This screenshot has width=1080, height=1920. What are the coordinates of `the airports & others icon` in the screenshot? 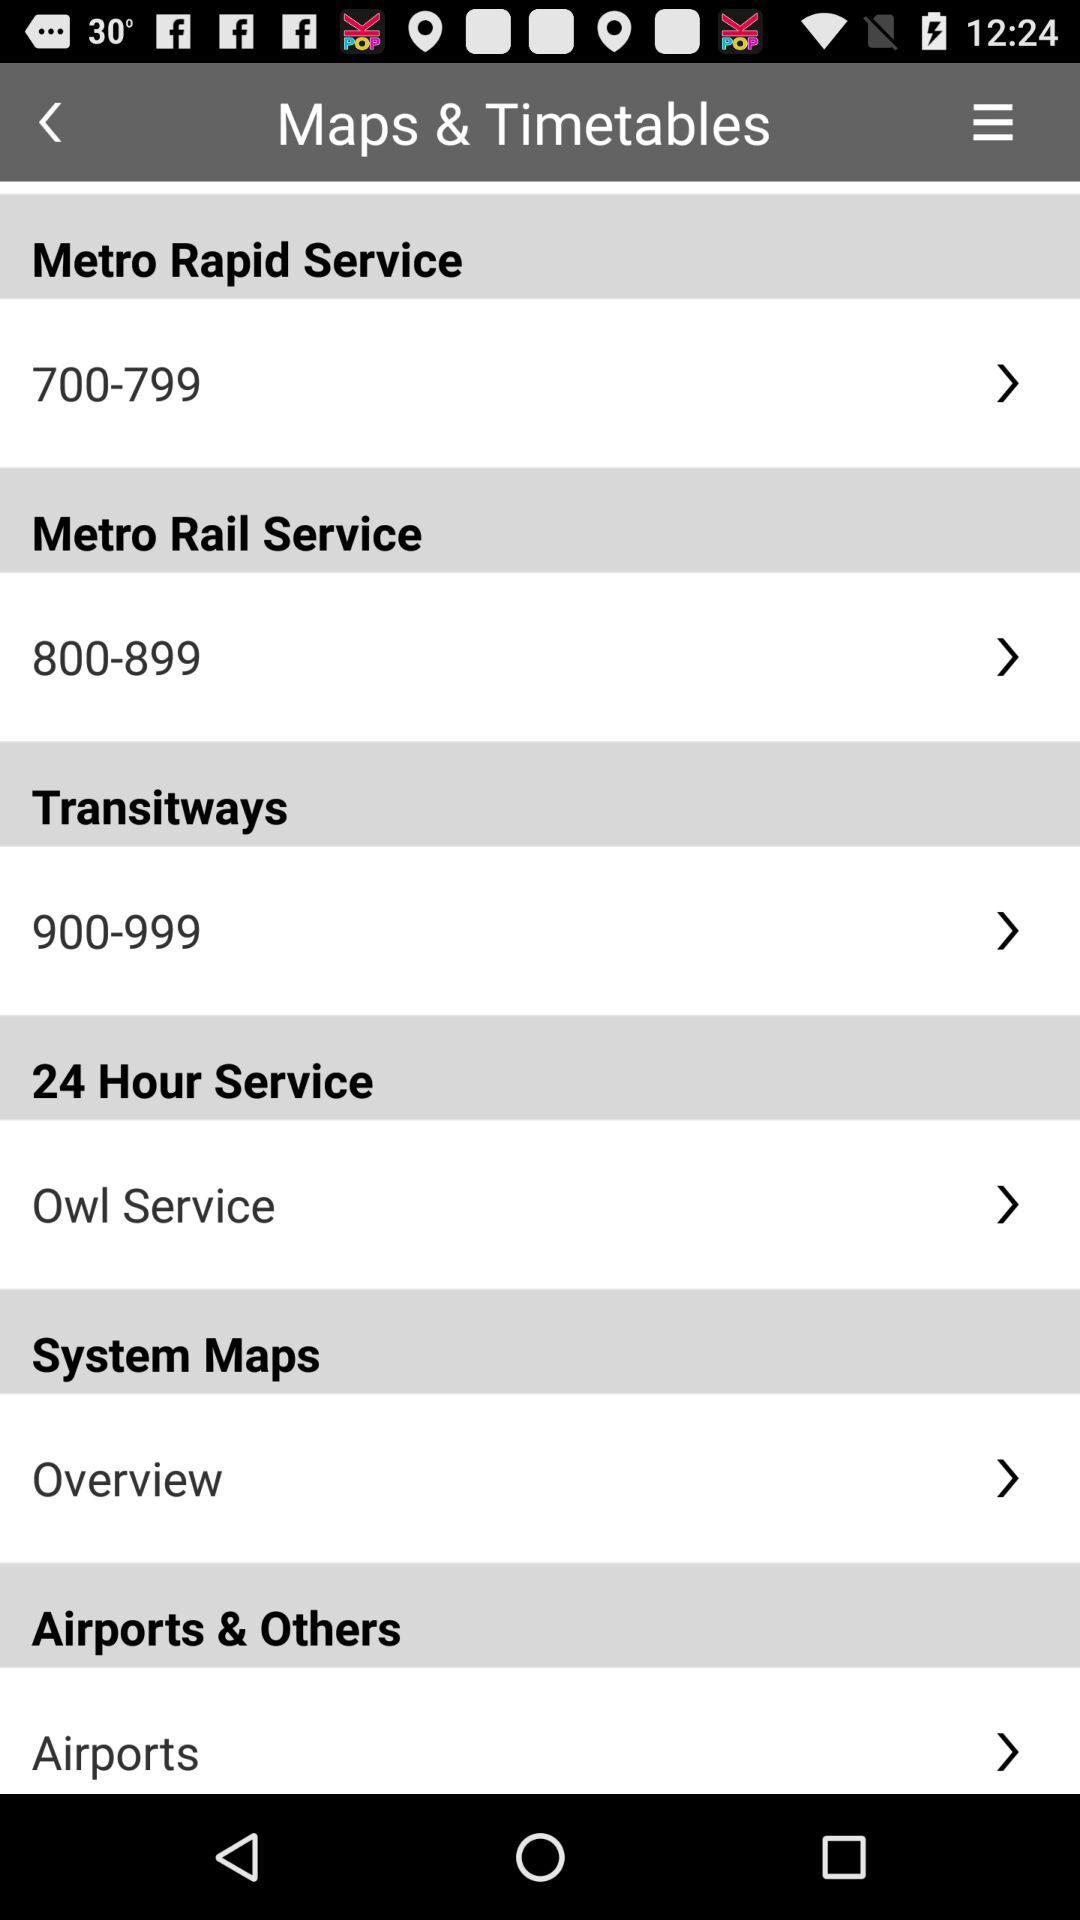 It's located at (540, 1615).